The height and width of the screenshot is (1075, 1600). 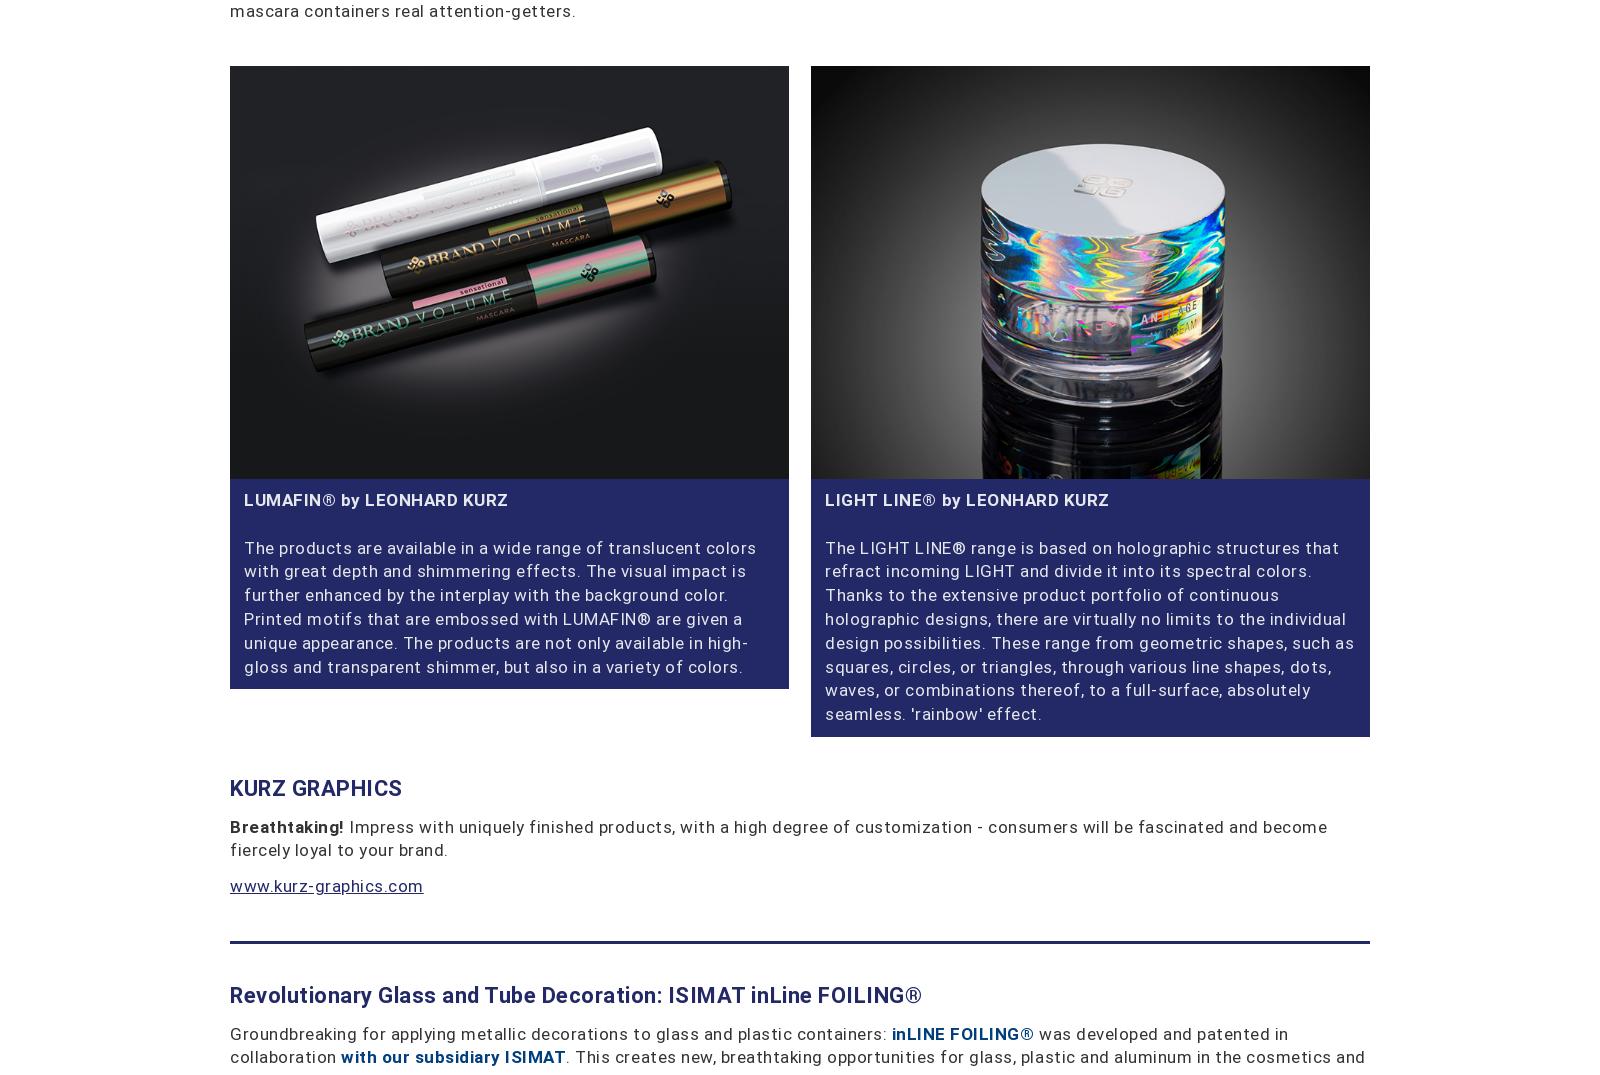 What do you see at coordinates (559, 1032) in the screenshot?
I see `'Groundbreaking for applying metallic decorations to glass and plastic containers:'` at bounding box center [559, 1032].